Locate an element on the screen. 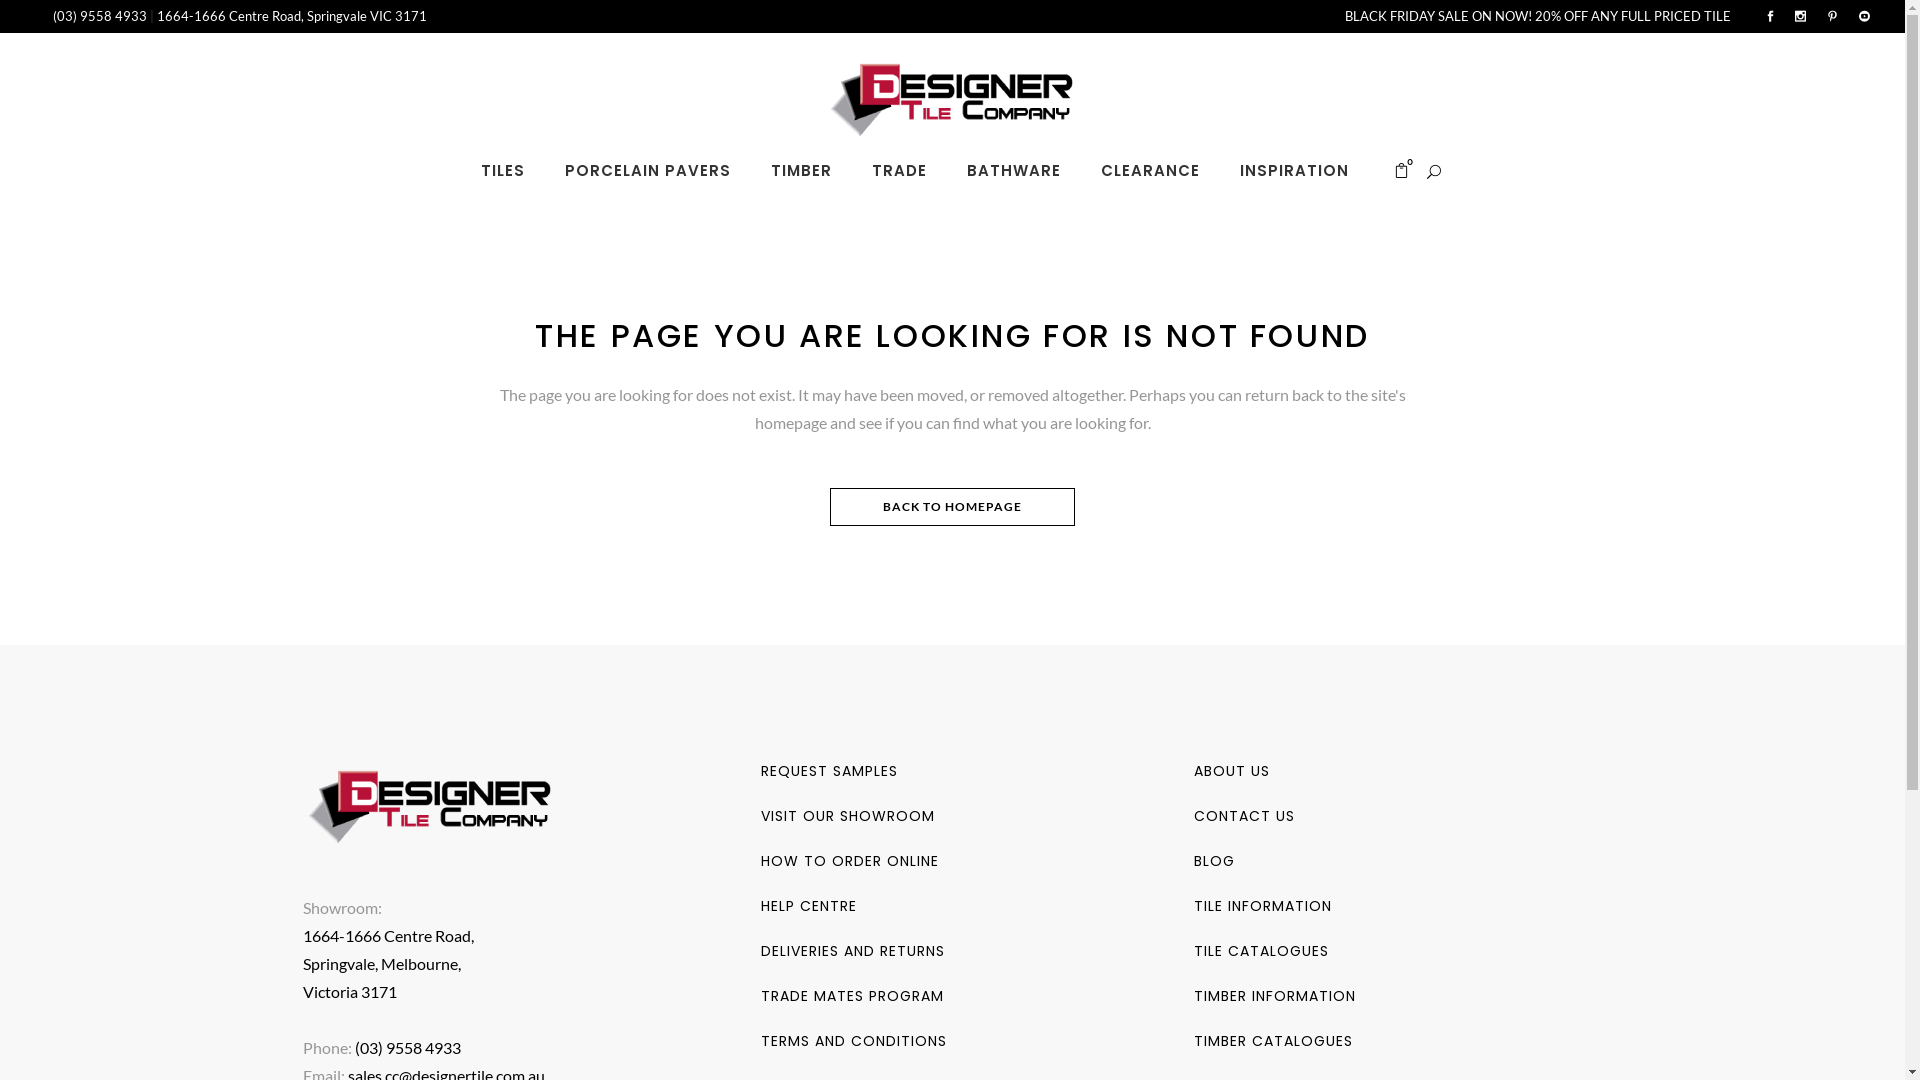 Image resolution: width=1920 pixels, height=1080 pixels. '(03) 9558 4933' is located at coordinates (100, 15).